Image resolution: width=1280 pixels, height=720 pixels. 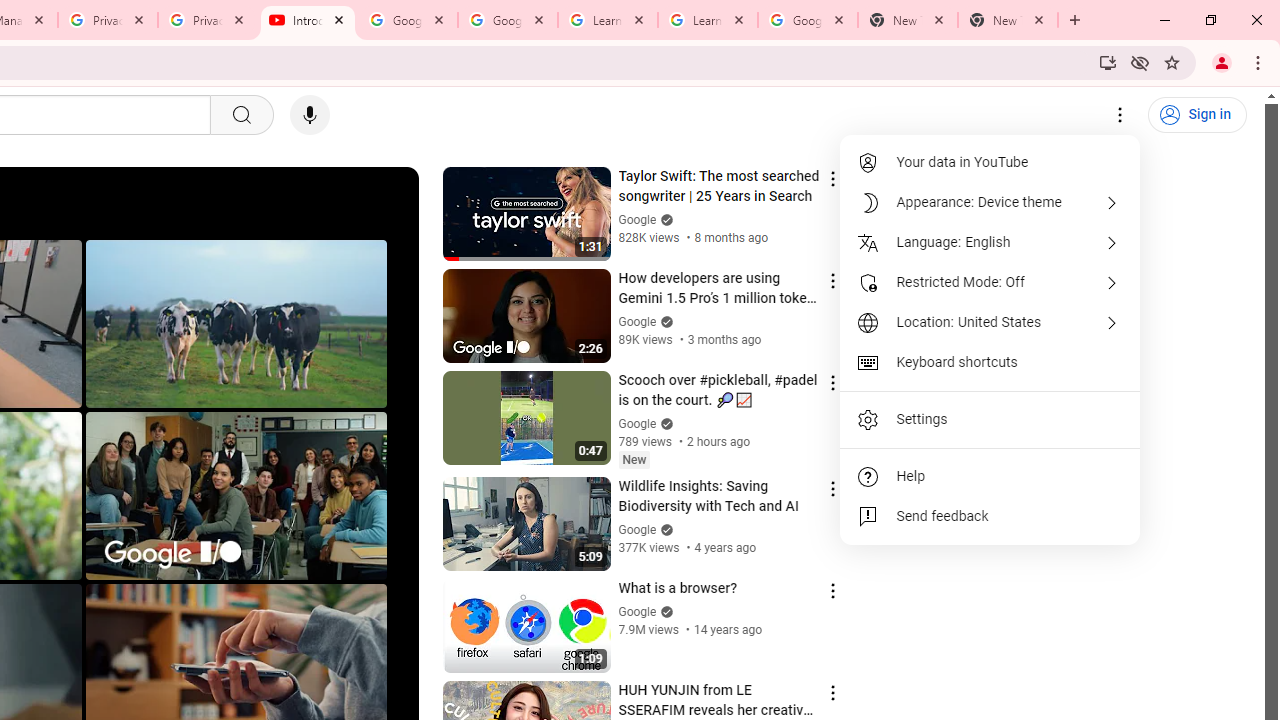 What do you see at coordinates (307, 20) in the screenshot?
I see `'Introduction | Google Privacy Policy - YouTube'` at bounding box center [307, 20].